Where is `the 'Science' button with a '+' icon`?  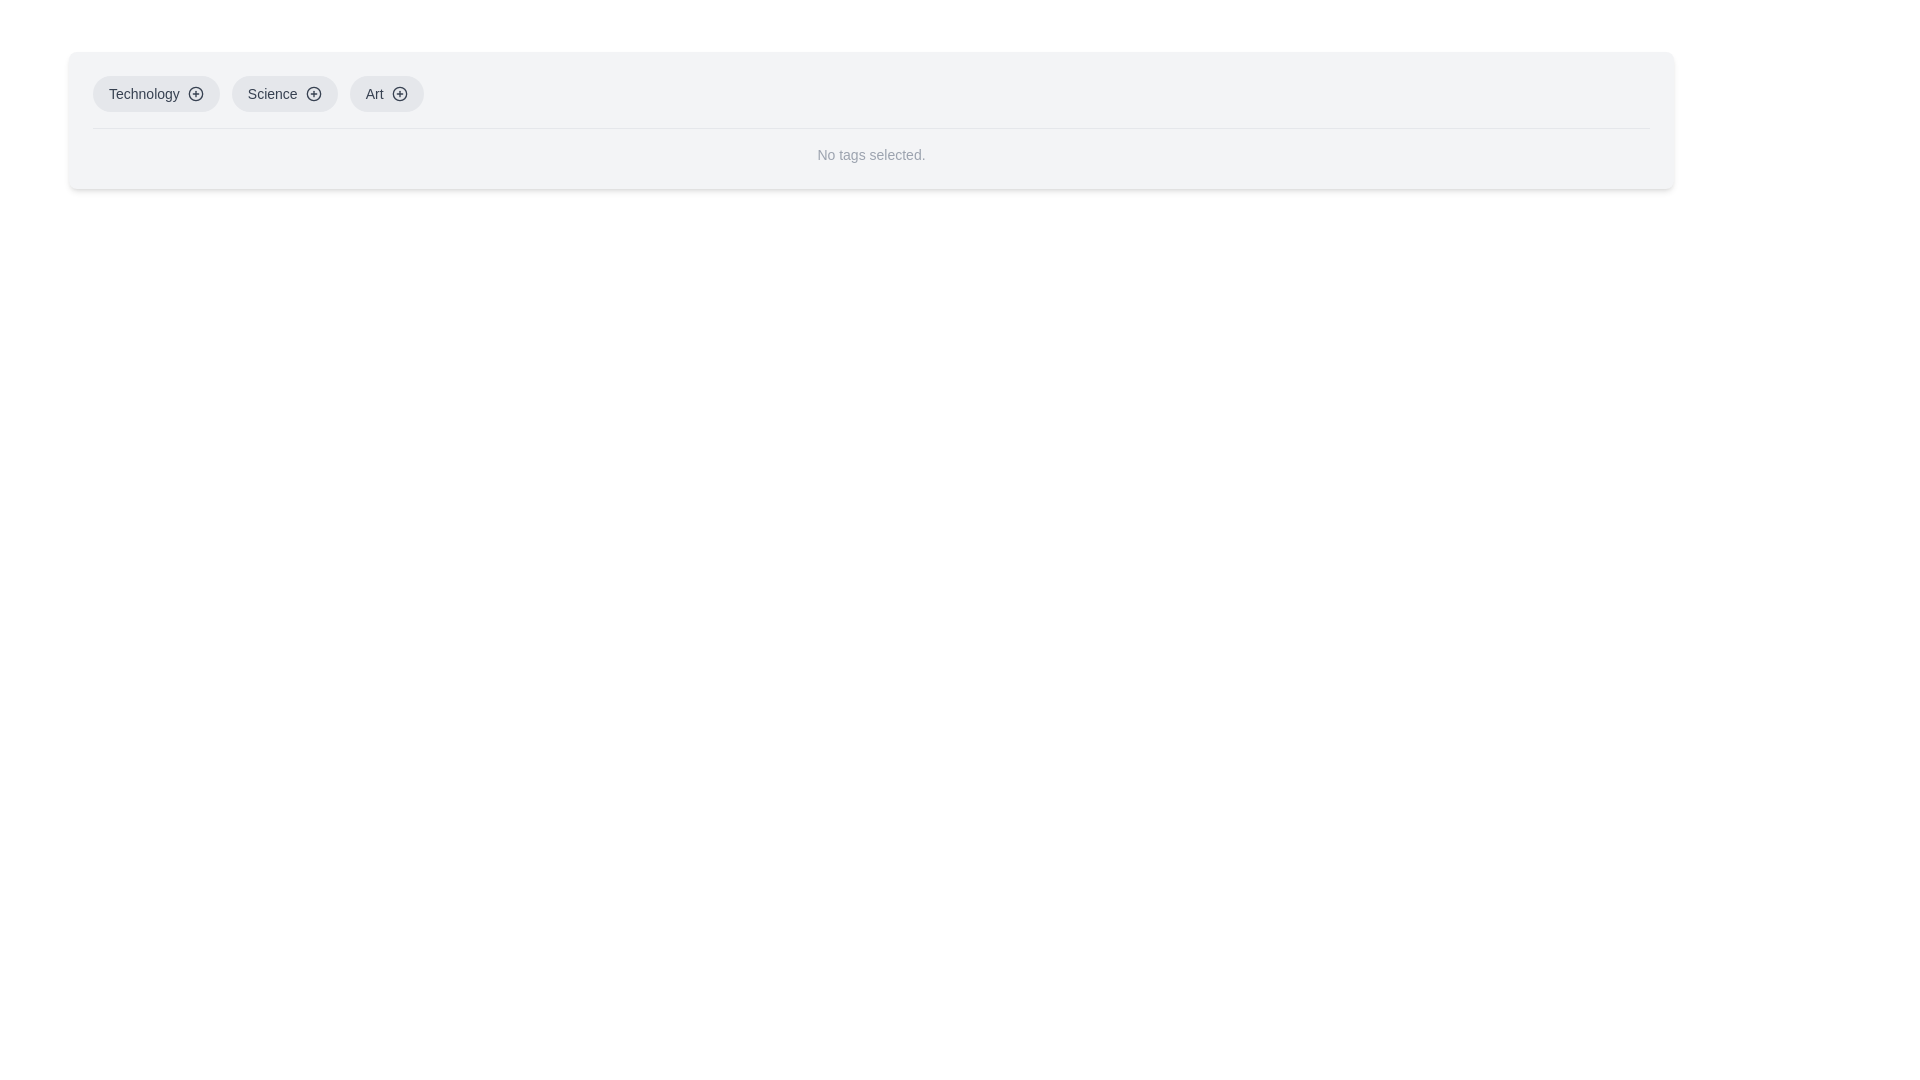 the 'Science' button with a '+' icon is located at coordinates (283, 93).